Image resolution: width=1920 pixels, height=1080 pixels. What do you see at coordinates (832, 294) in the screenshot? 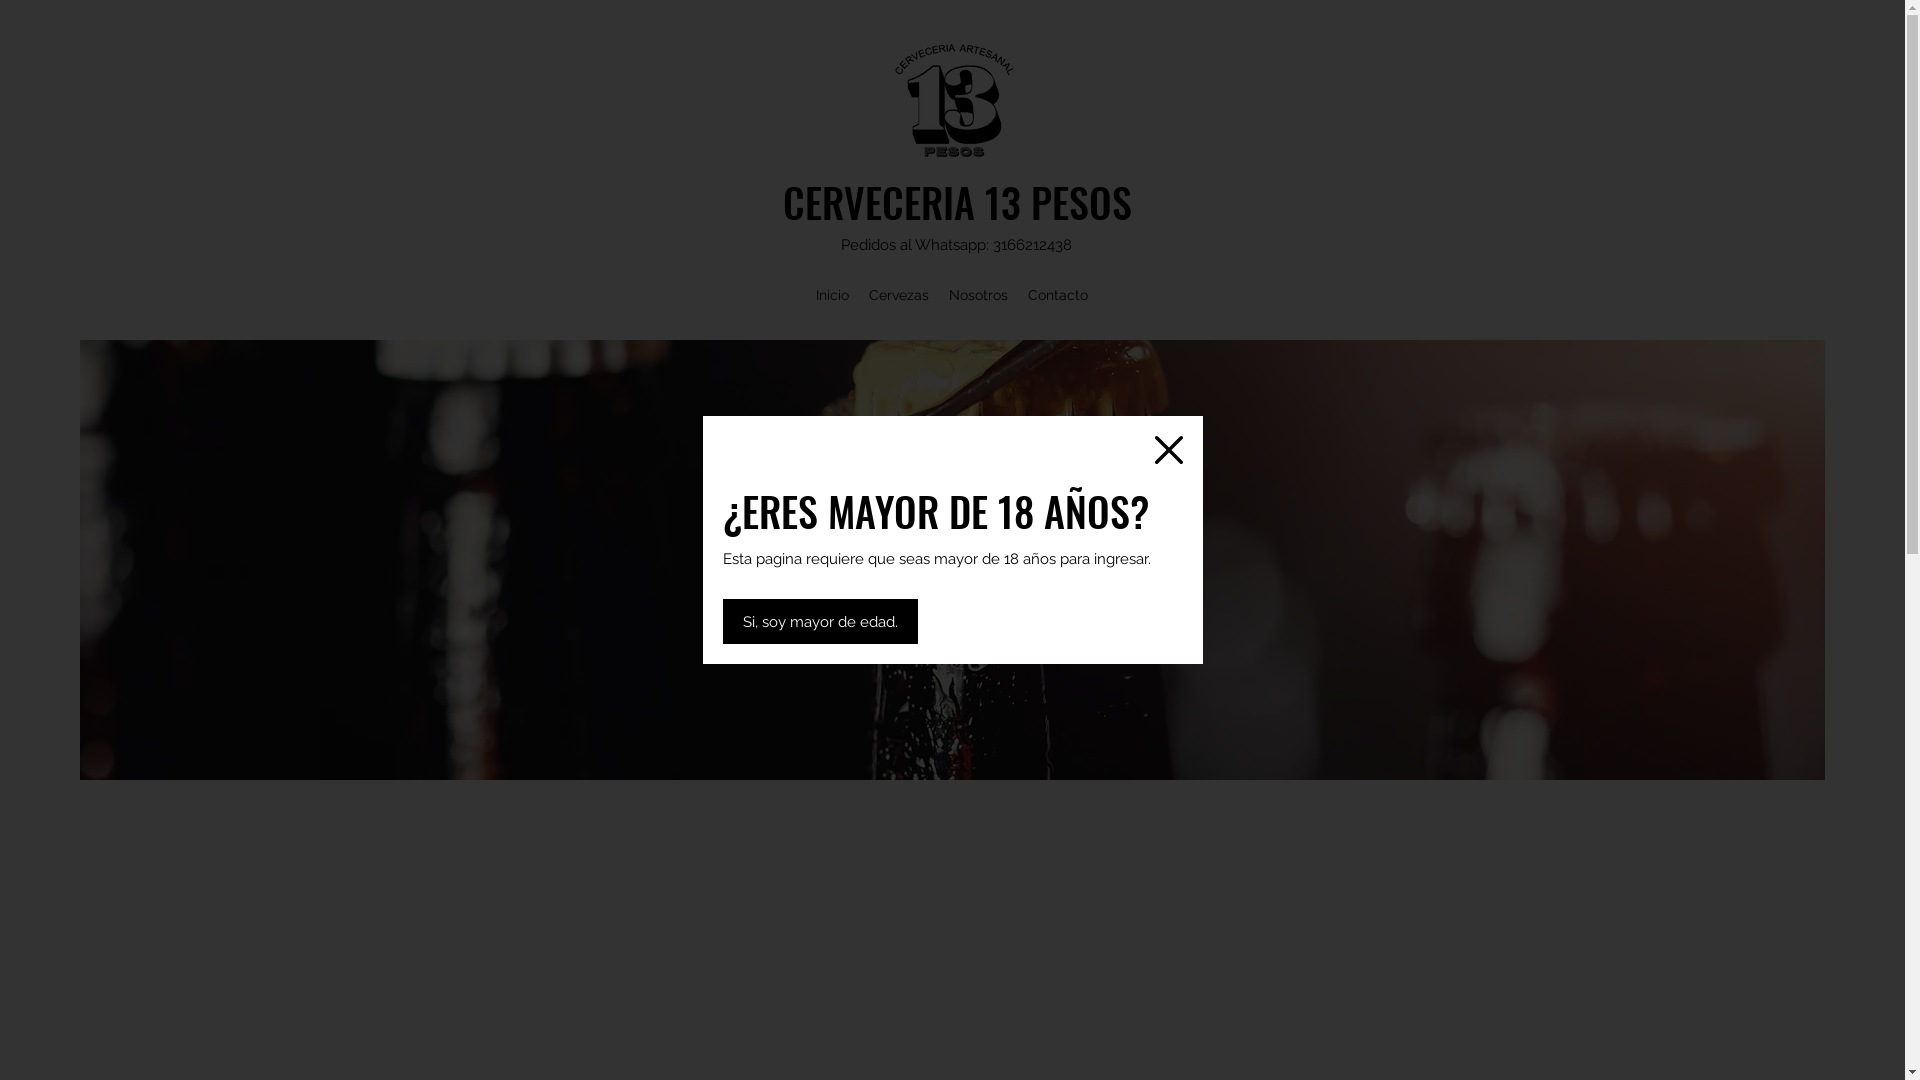
I see `'Inicio'` at bounding box center [832, 294].